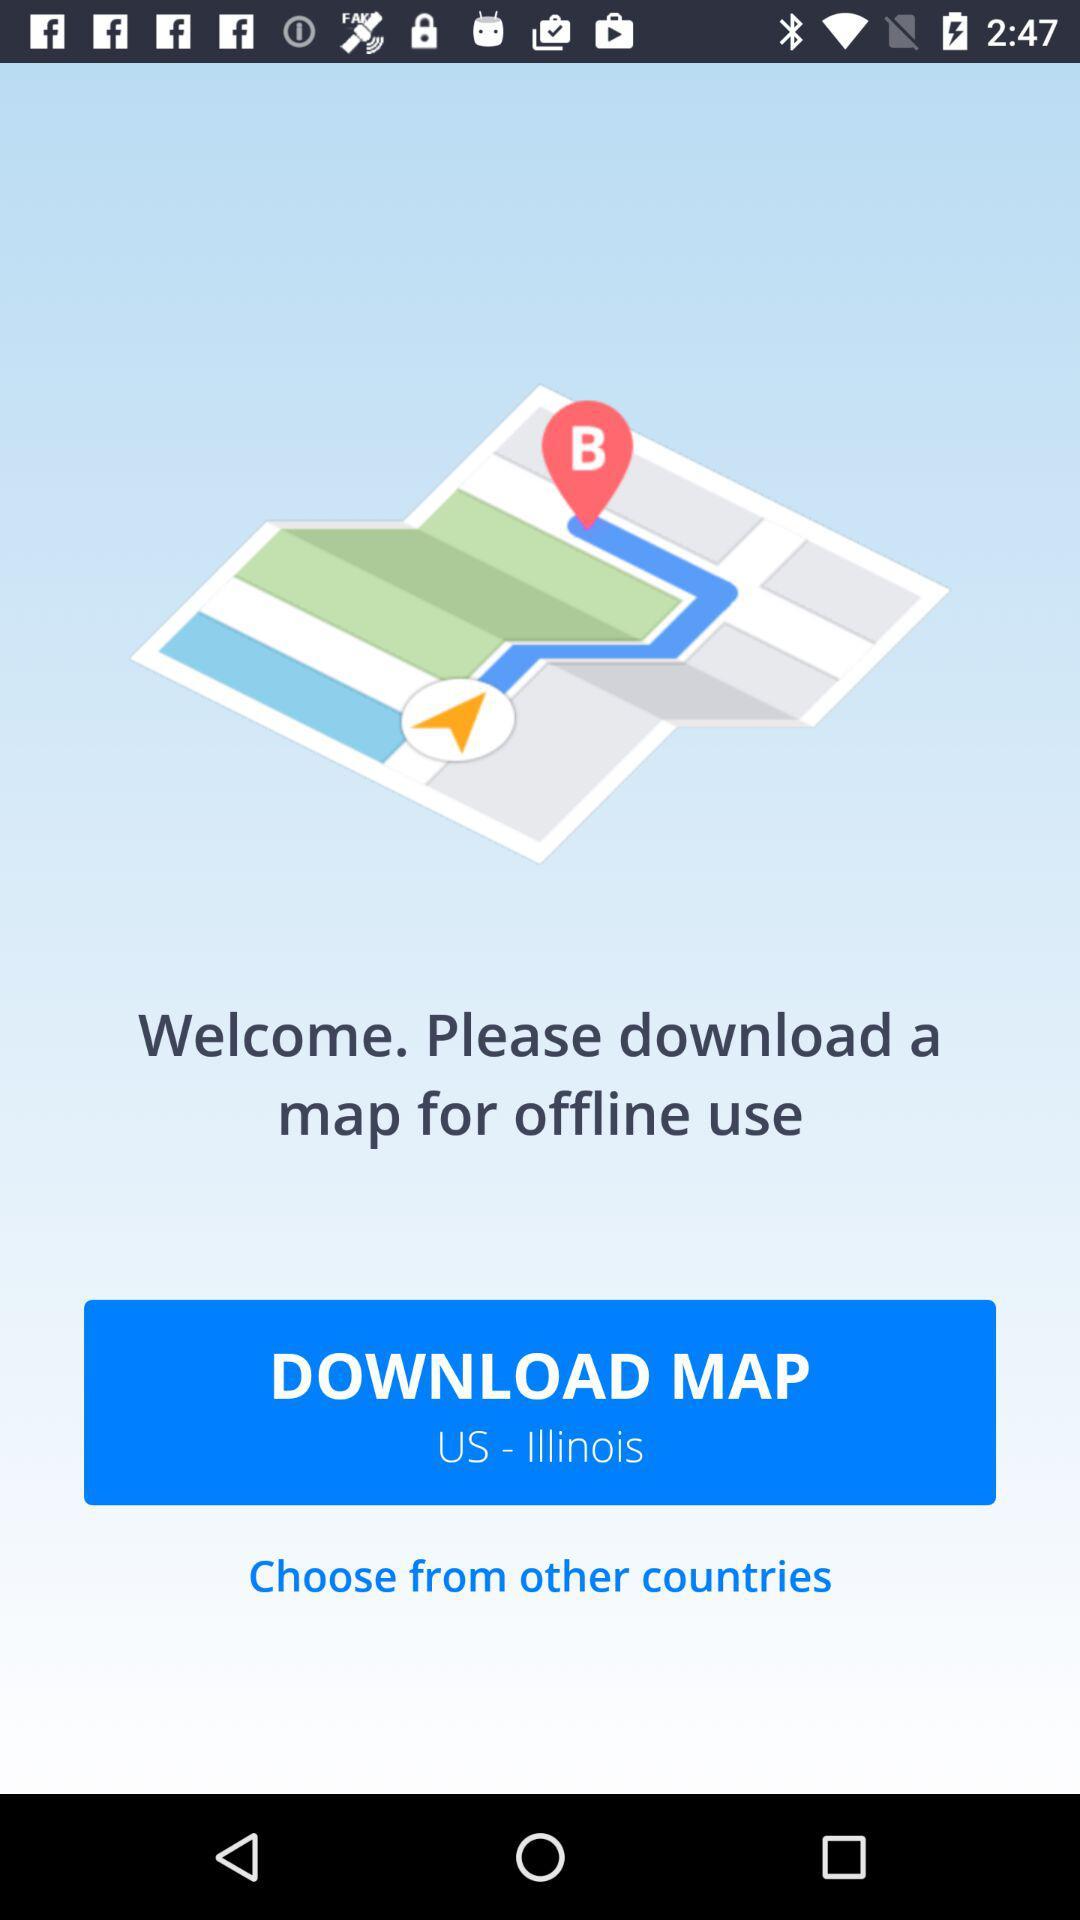  Describe the element at coordinates (540, 1595) in the screenshot. I see `choose from other icon` at that location.